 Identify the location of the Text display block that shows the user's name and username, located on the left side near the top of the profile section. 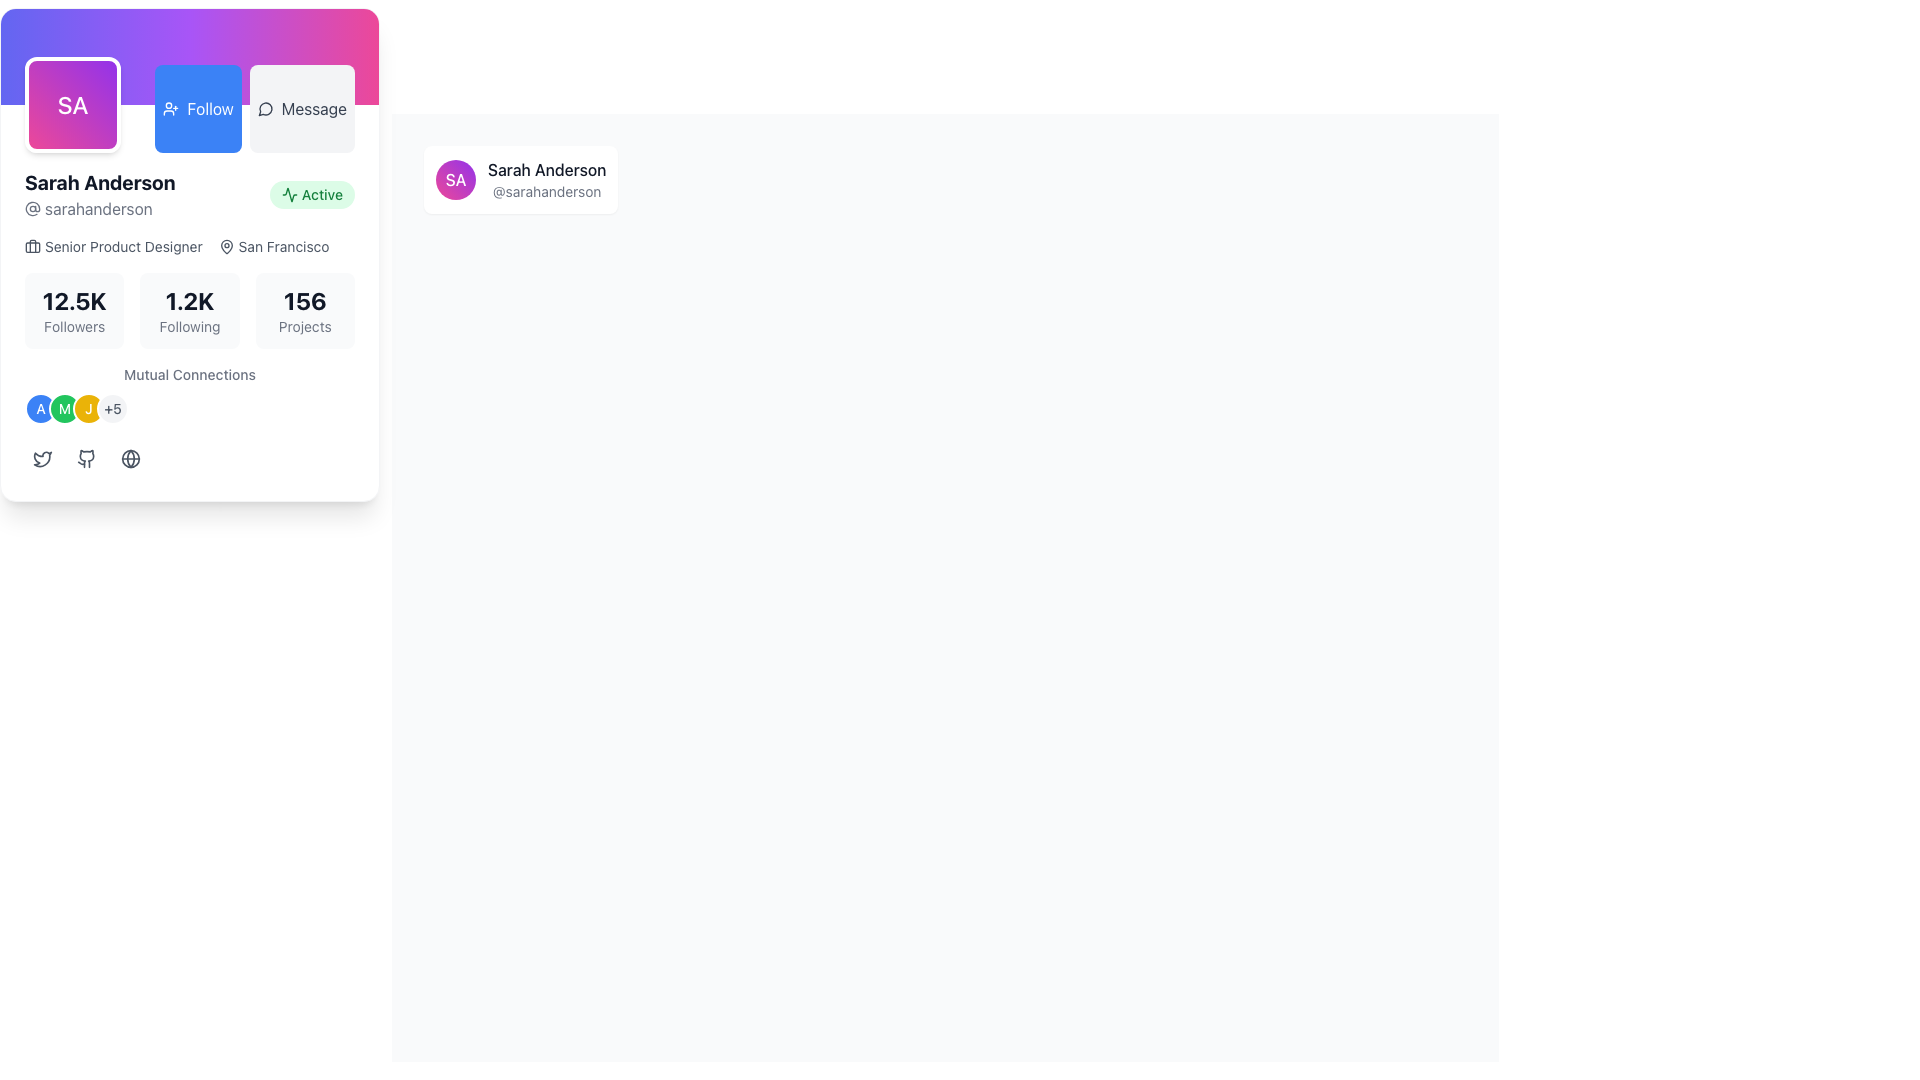
(99, 195).